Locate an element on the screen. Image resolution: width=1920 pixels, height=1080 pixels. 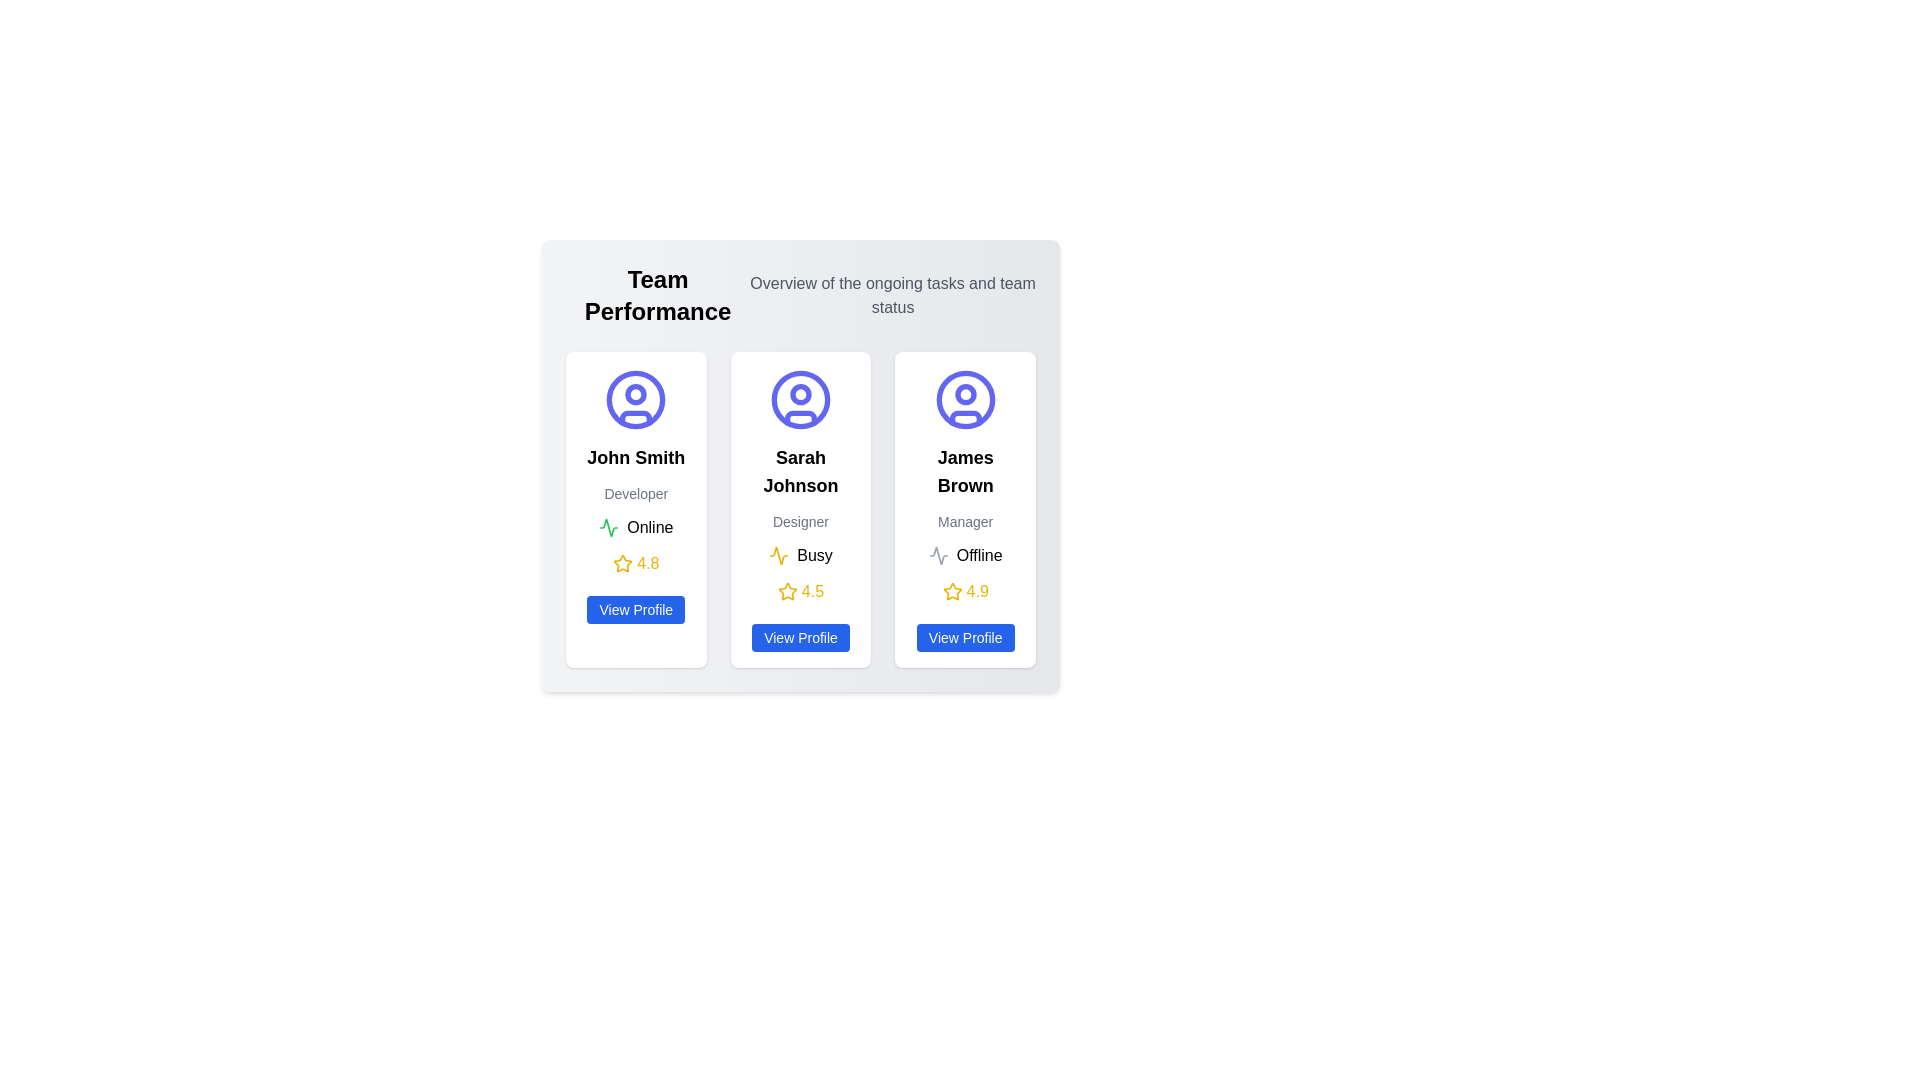
the header section containing the title 'Team Performance' and subtitle 'Overview of the ongoing tasks and team status' is located at coordinates (801, 296).